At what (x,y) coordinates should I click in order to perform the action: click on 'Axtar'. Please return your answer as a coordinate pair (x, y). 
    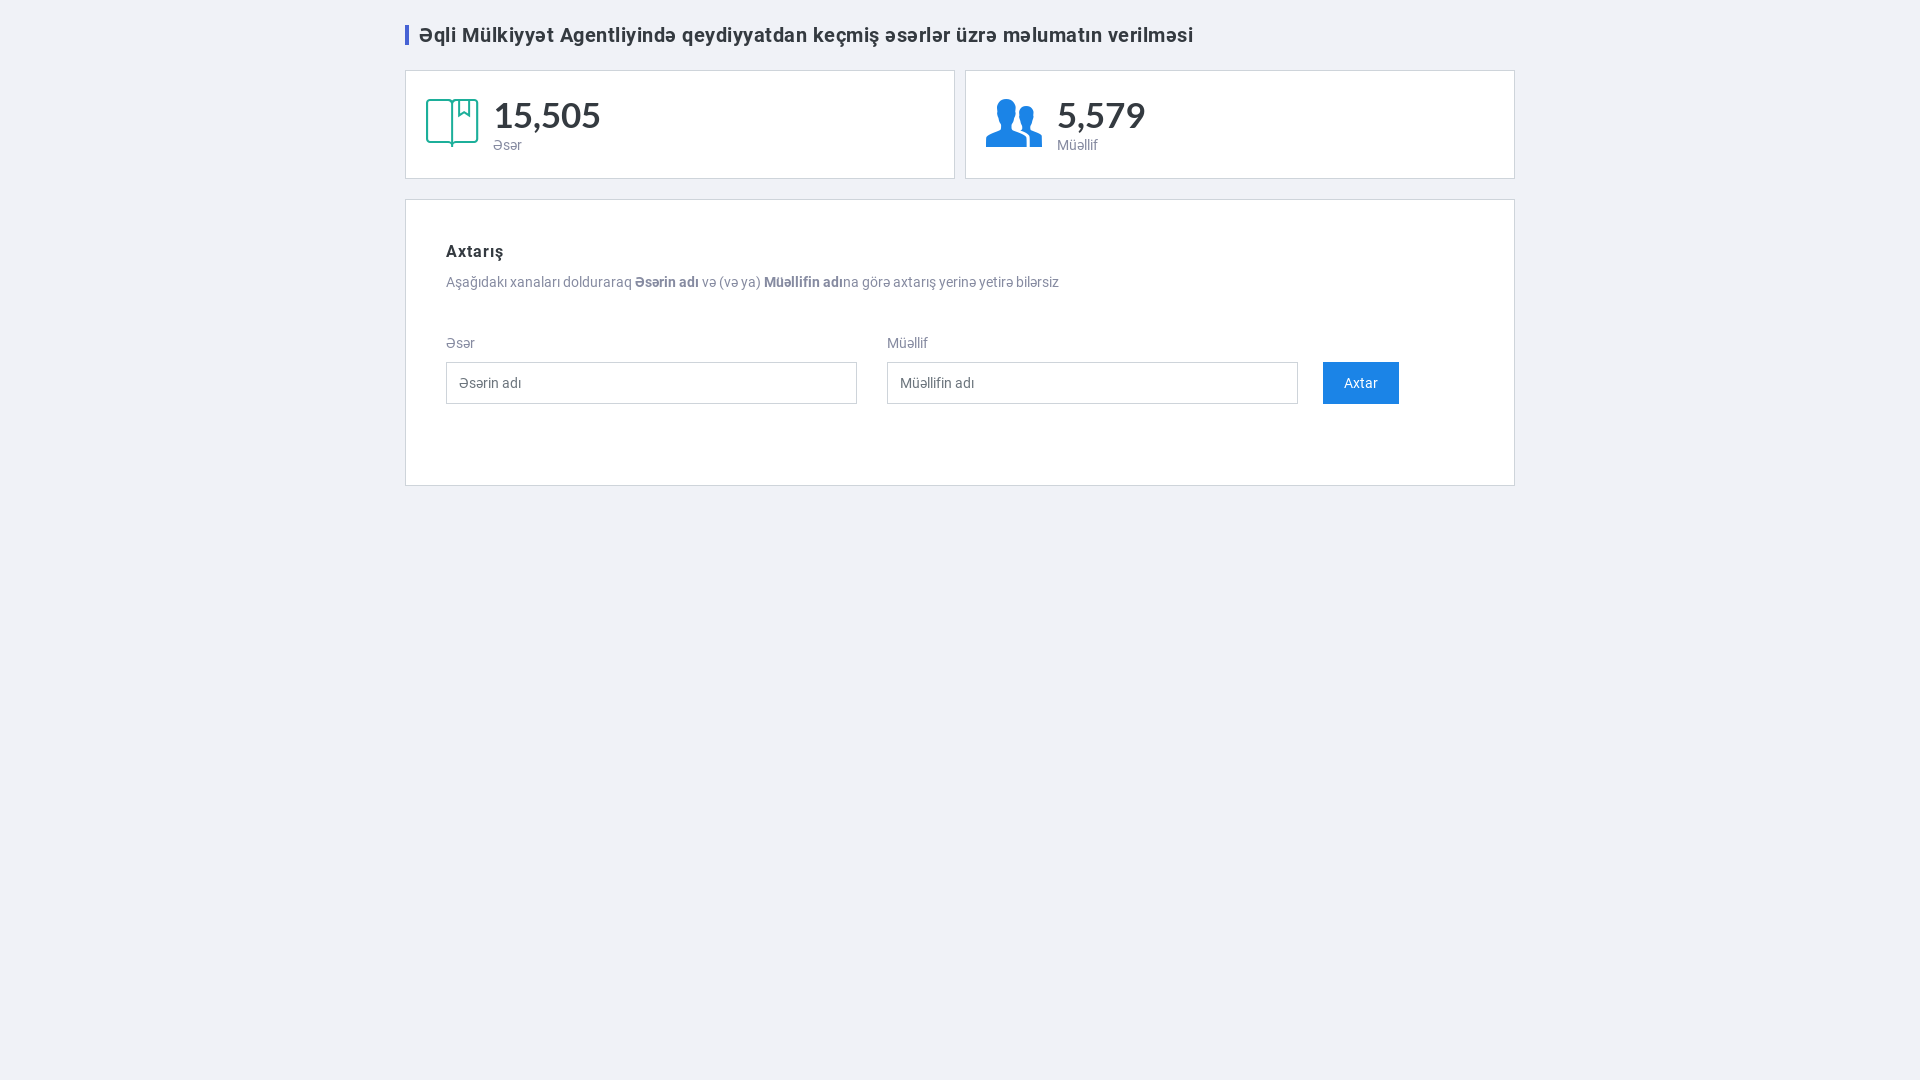
    Looking at the image, I should click on (1360, 382).